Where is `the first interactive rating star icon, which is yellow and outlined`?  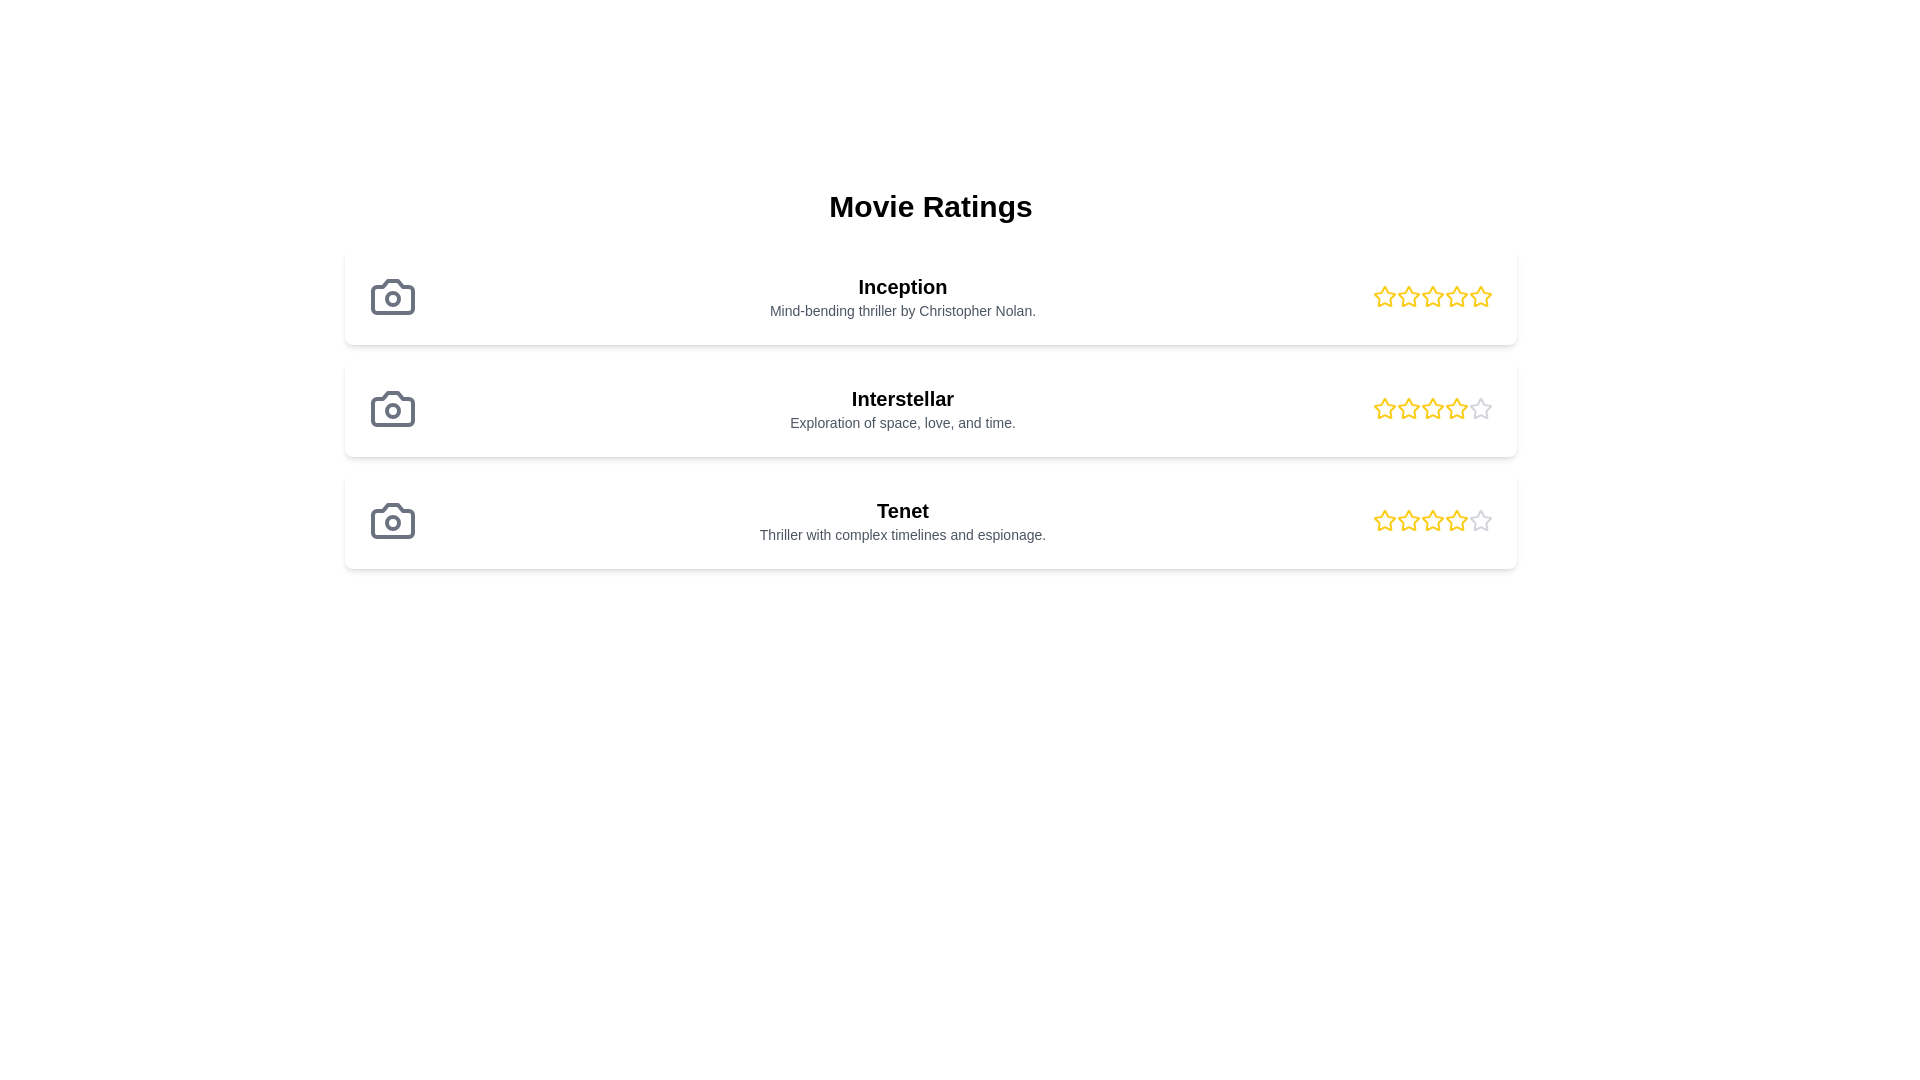
the first interactive rating star icon, which is yellow and outlined is located at coordinates (1382, 296).